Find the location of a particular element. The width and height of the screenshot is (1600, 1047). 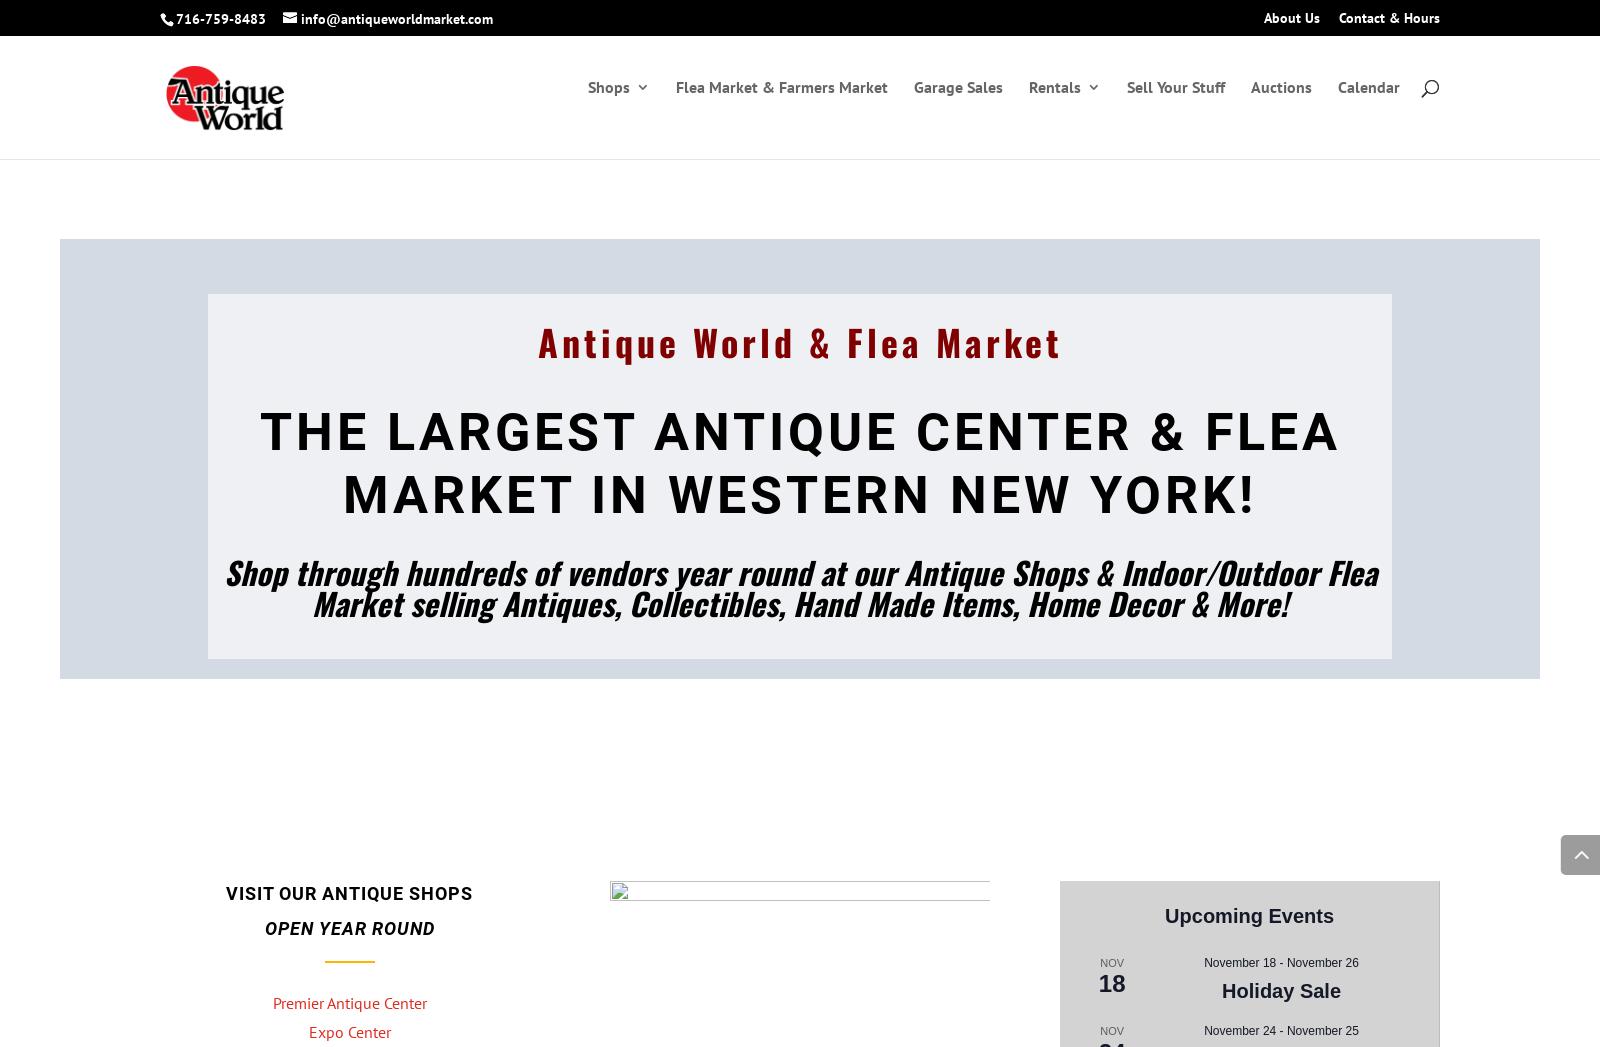

'Antique World & Flea Market' is located at coordinates (535, 340).